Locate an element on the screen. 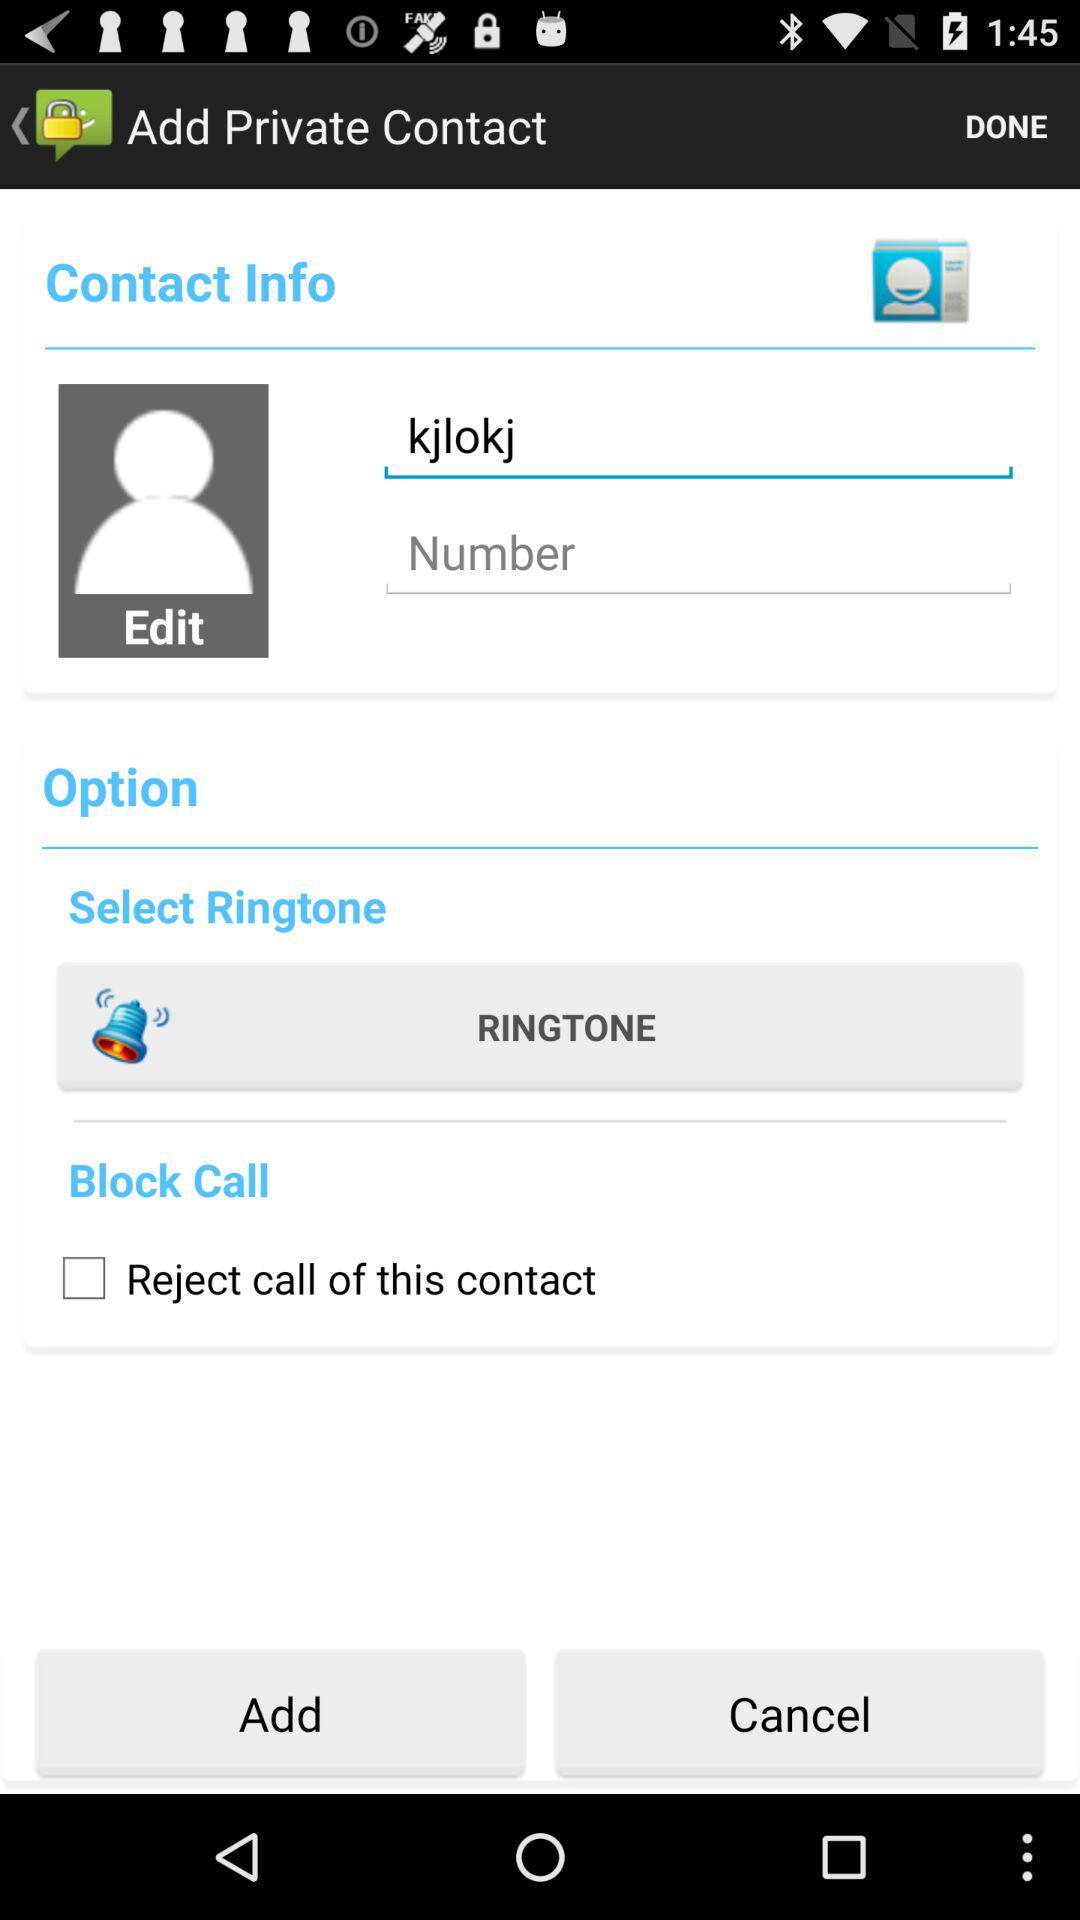  reject call of icon is located at coordinates (318, 1276).